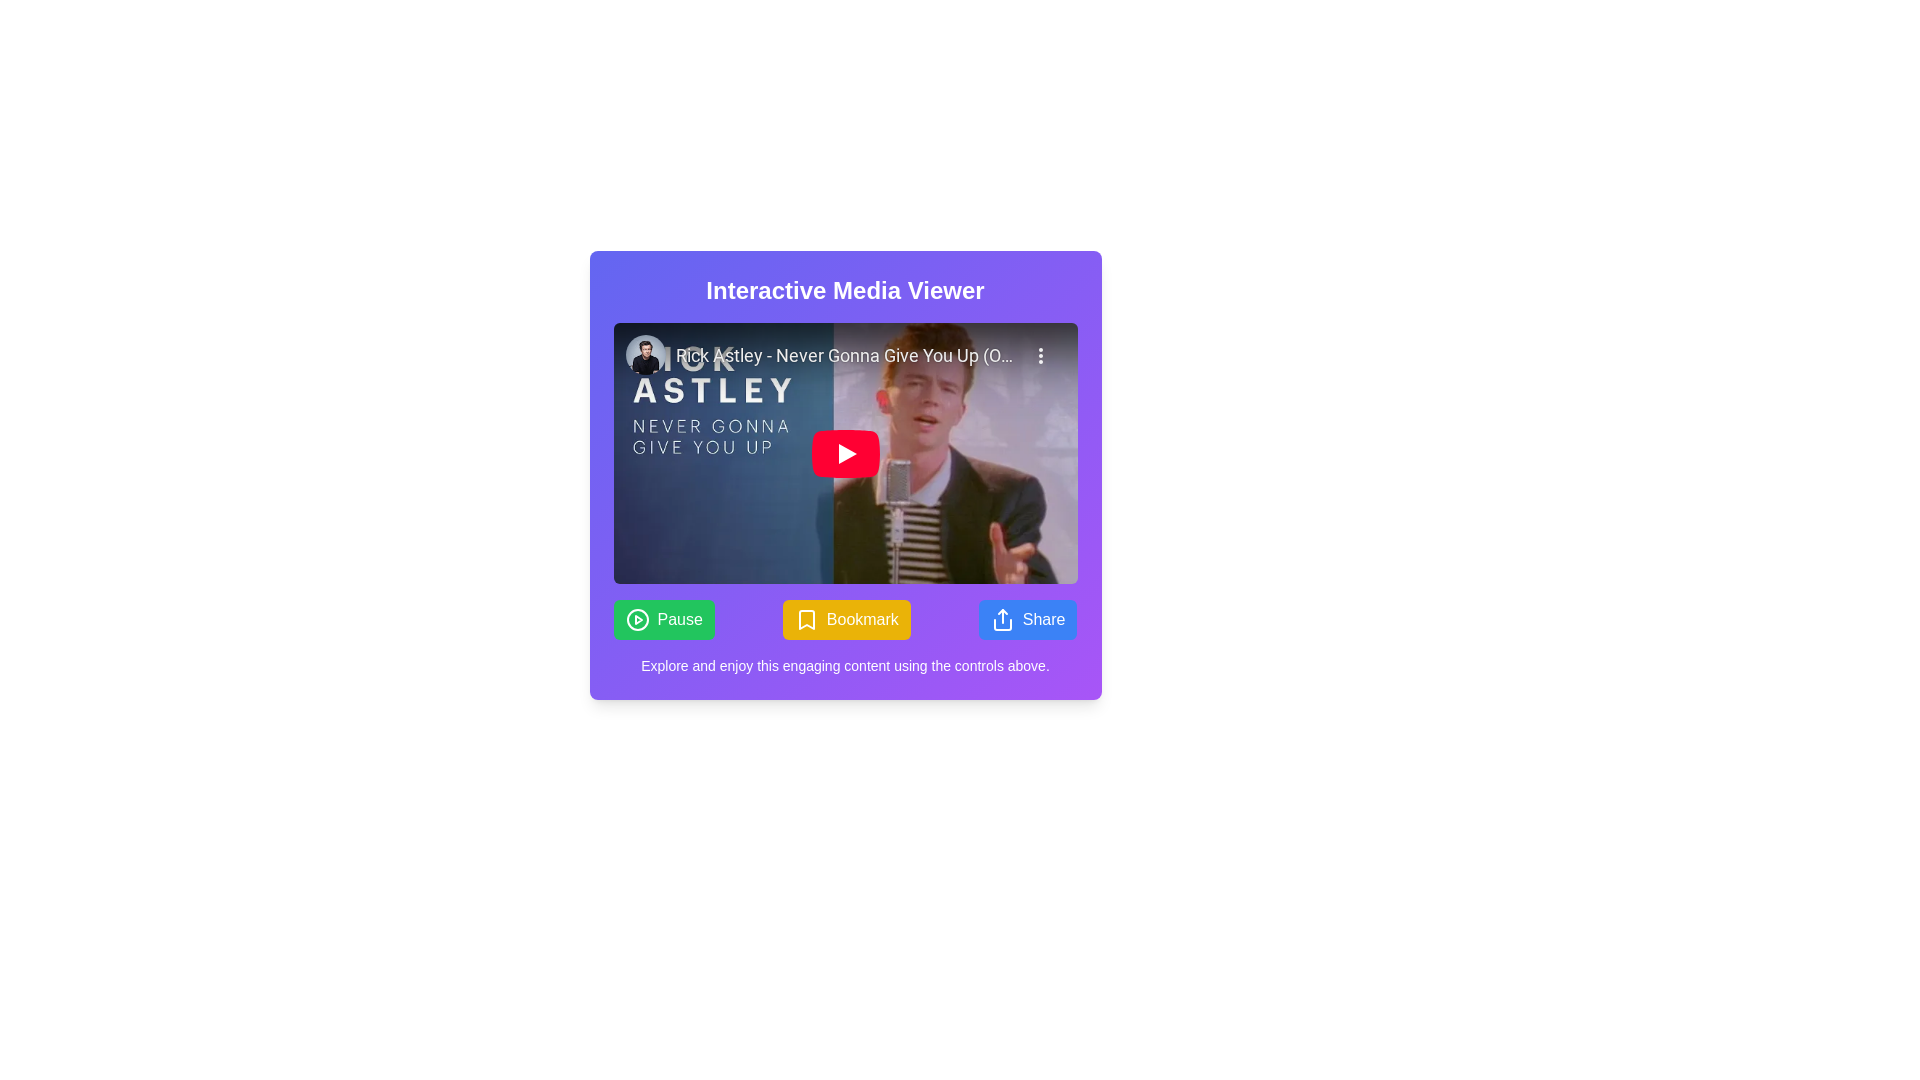 This screenshot has width=1920, height=1080. I want to click on the play/pause icon located inside the 'Pause' button, which is positioned to the left of the text 'Pause' within the video playback control interface, so click(636, 619).